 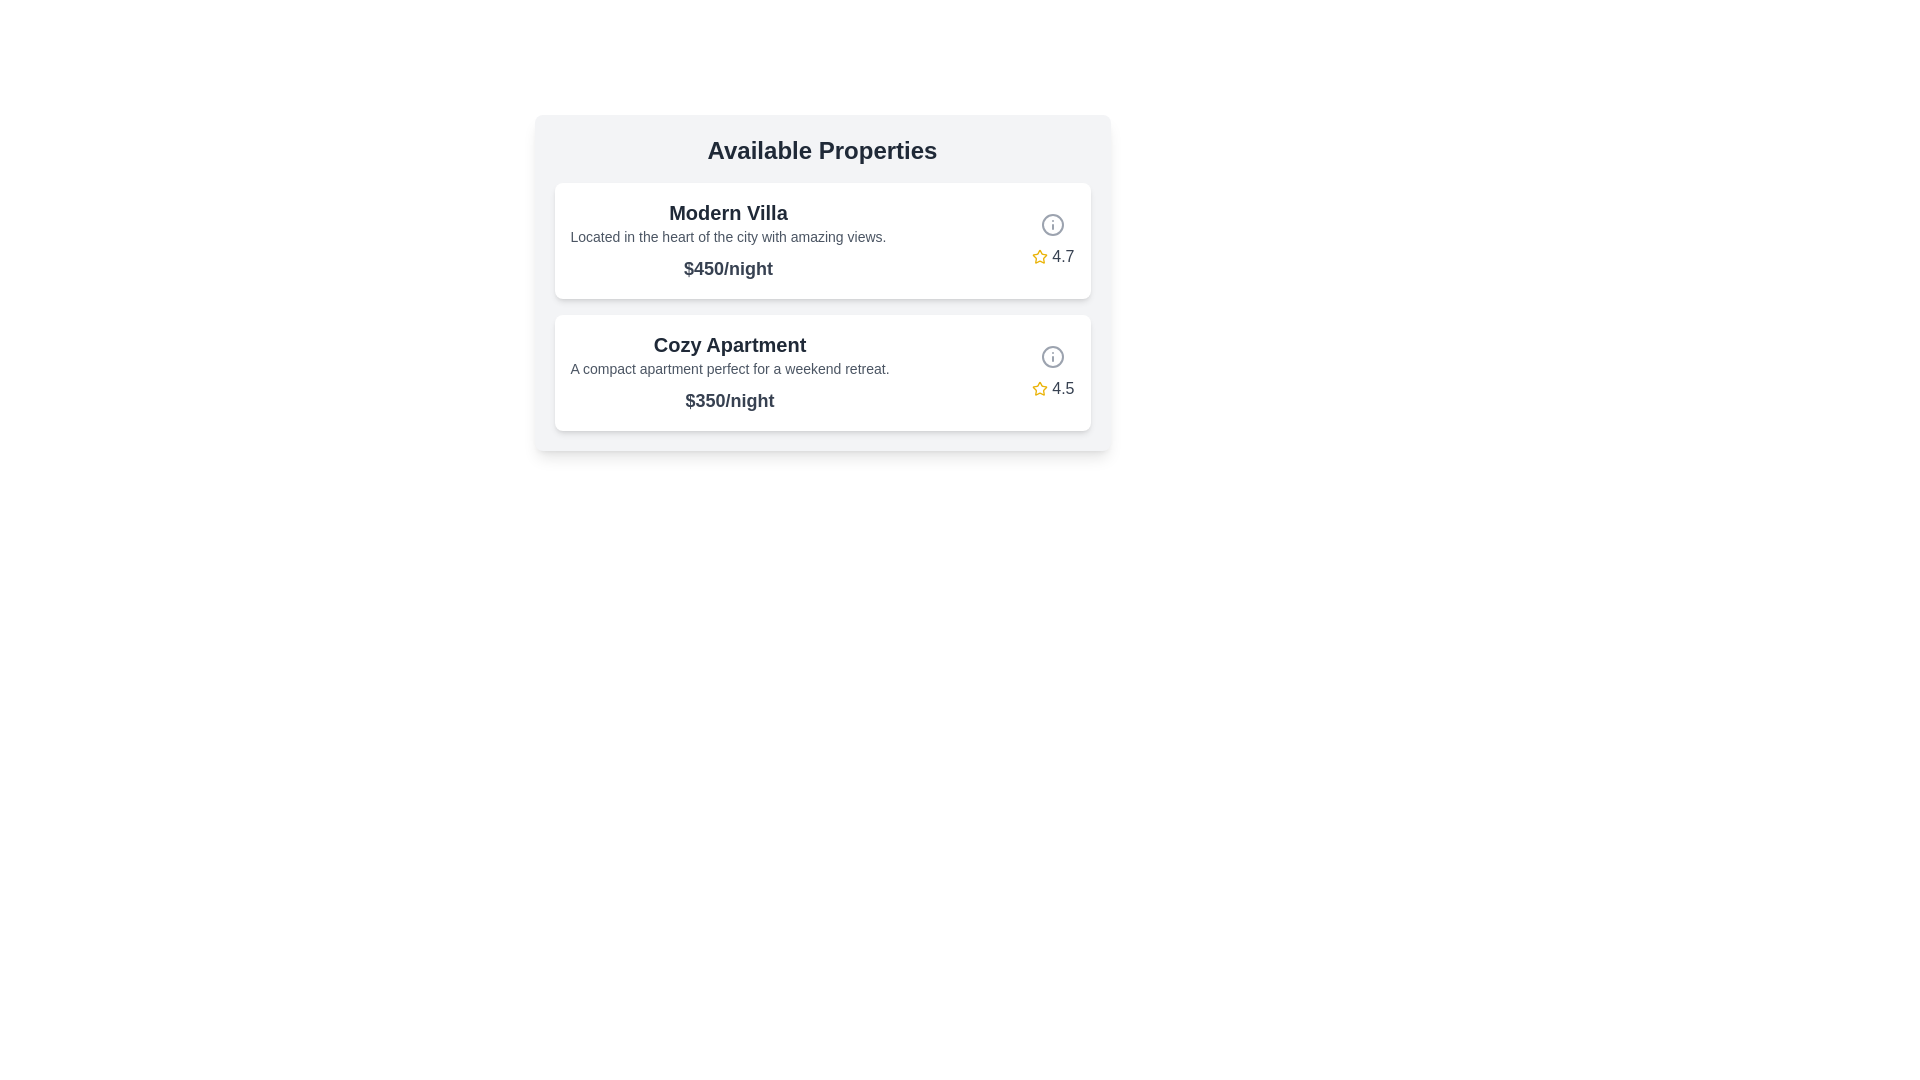 What do you see at coordinates (727, 268) in the screenshot?
I see `nightly price text of the 'Modern Villa' property listing, located below the title and description within its card layout` at bounding box center [727, 268].